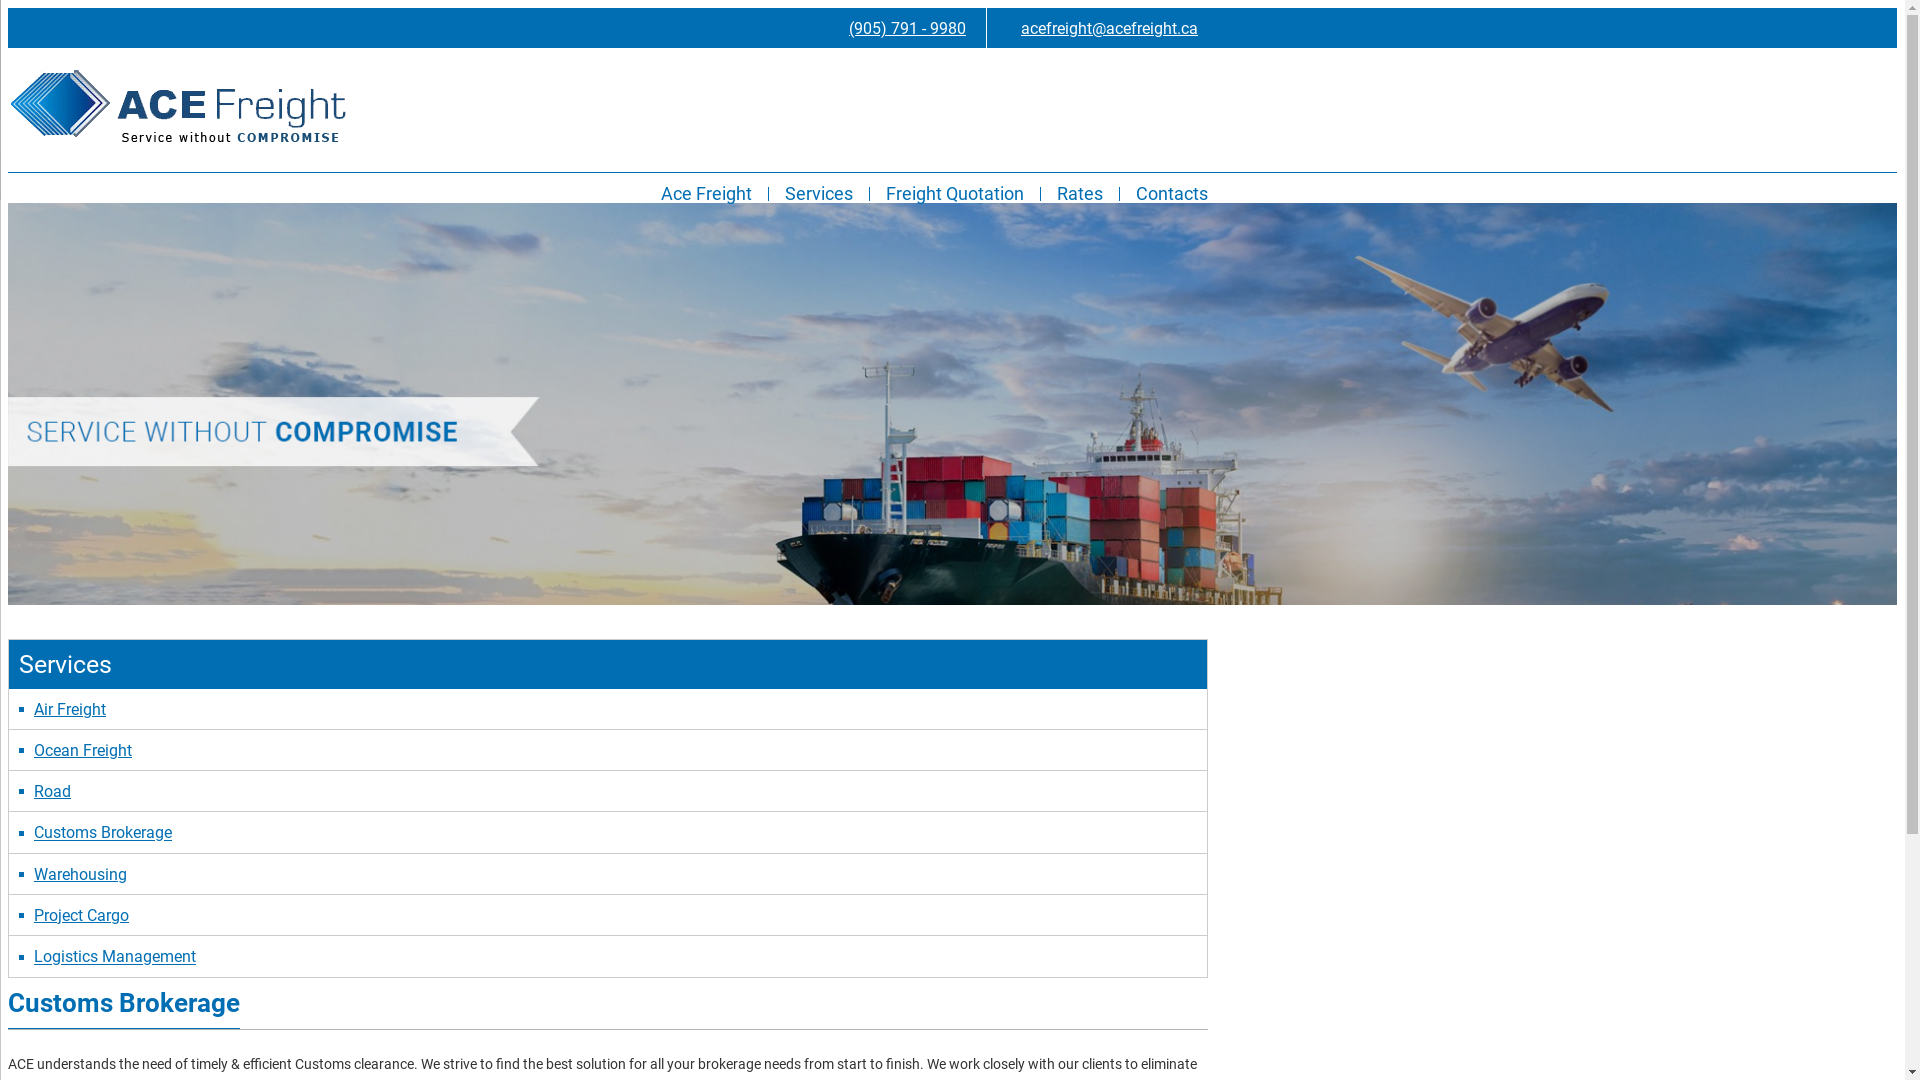 Image resolution: width=1920 pixels, height=1080 pixels. Describe the element at coordinates (80, 915) in the screenshot. I see `'Project Cargo'` at that location.